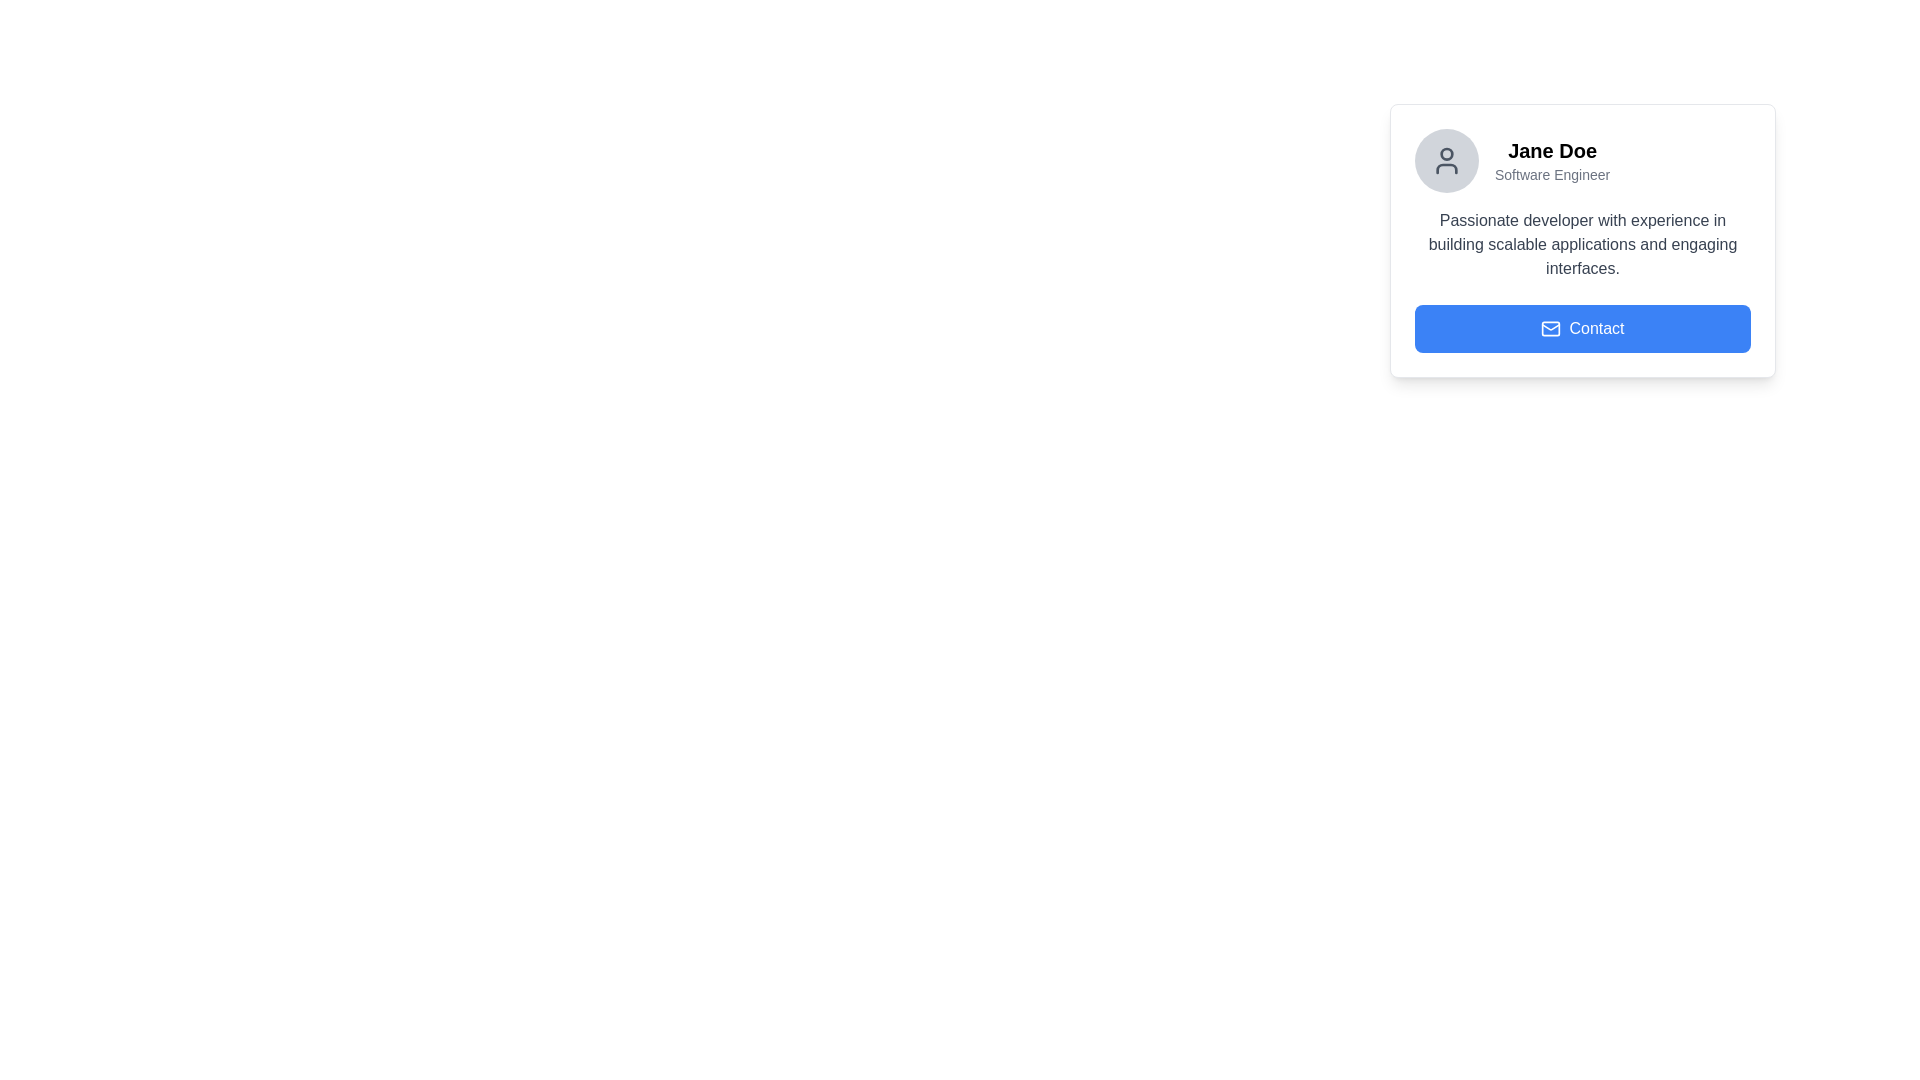 This screenshot has height=1080, width=1920. What do you see at coordinates (1582, 239) in the screenshot?
I see `text for profile information from the Information Card displaying 'Jane Doe' as the name and 'Software Engineer' as the role, located at the specified coordinates` at bounding box center [1582, 239].